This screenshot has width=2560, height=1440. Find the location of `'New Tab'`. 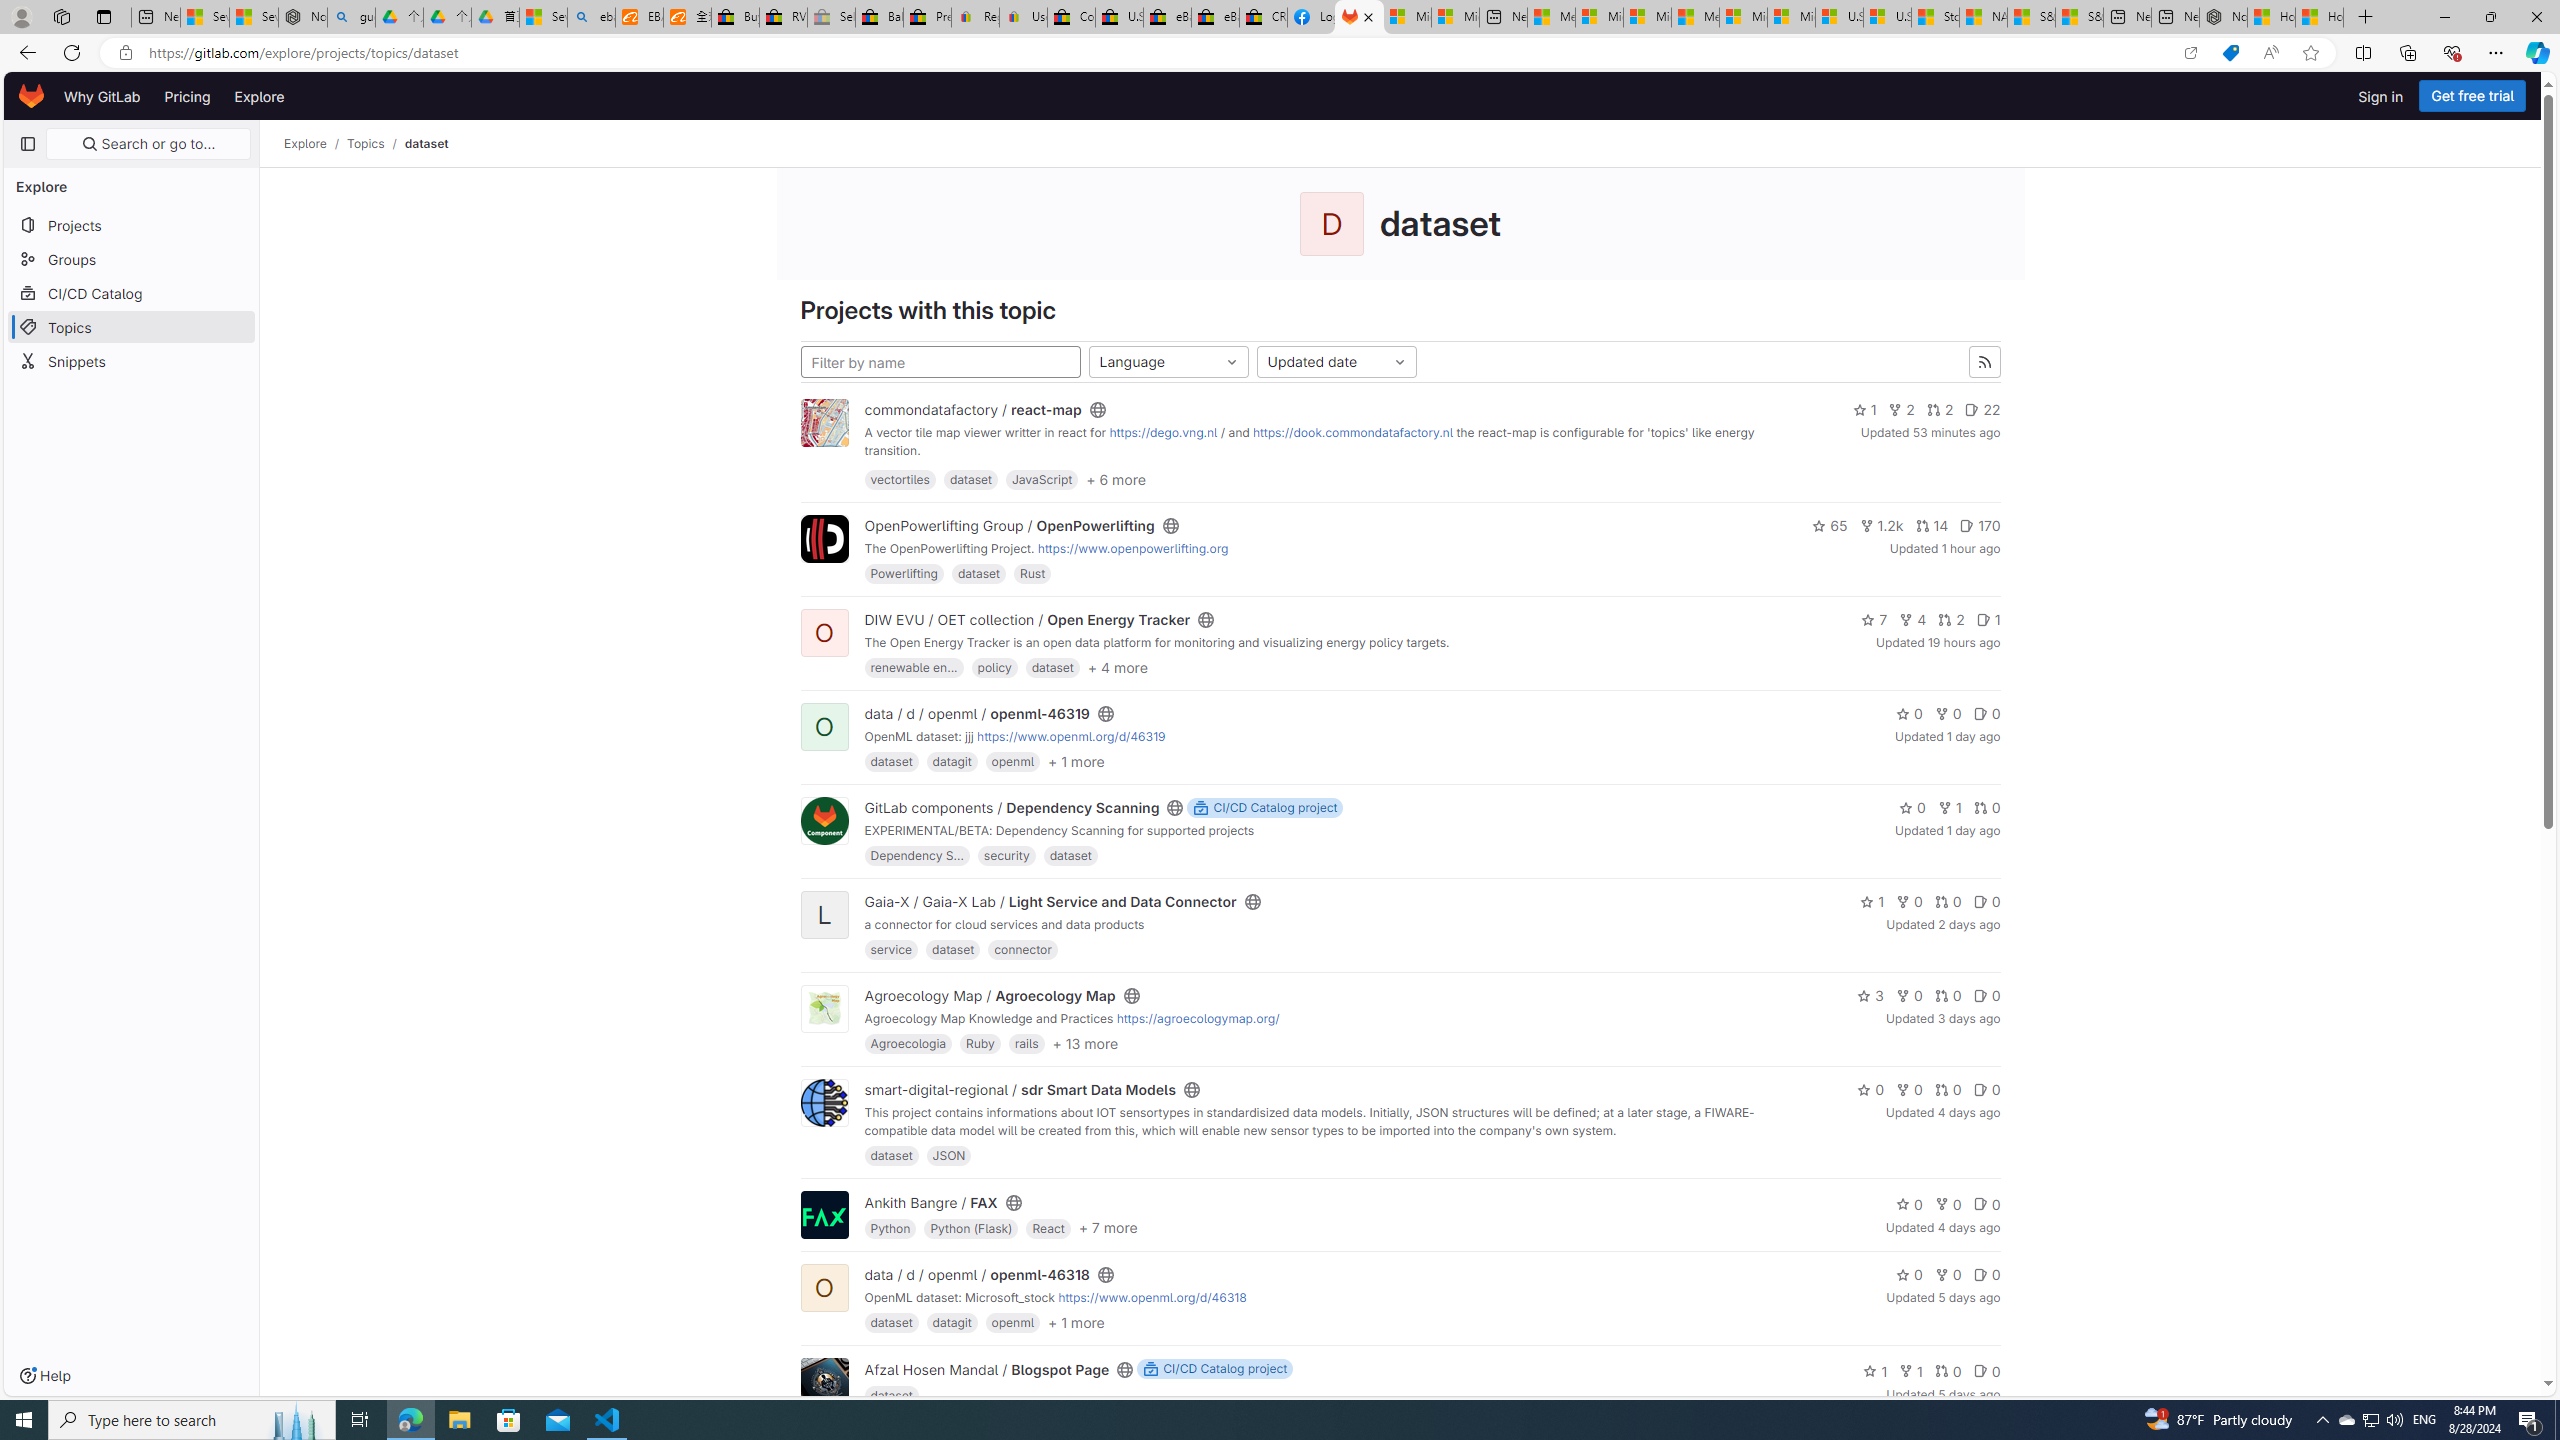

'New Tab' is located at coordinates (2365, 16).